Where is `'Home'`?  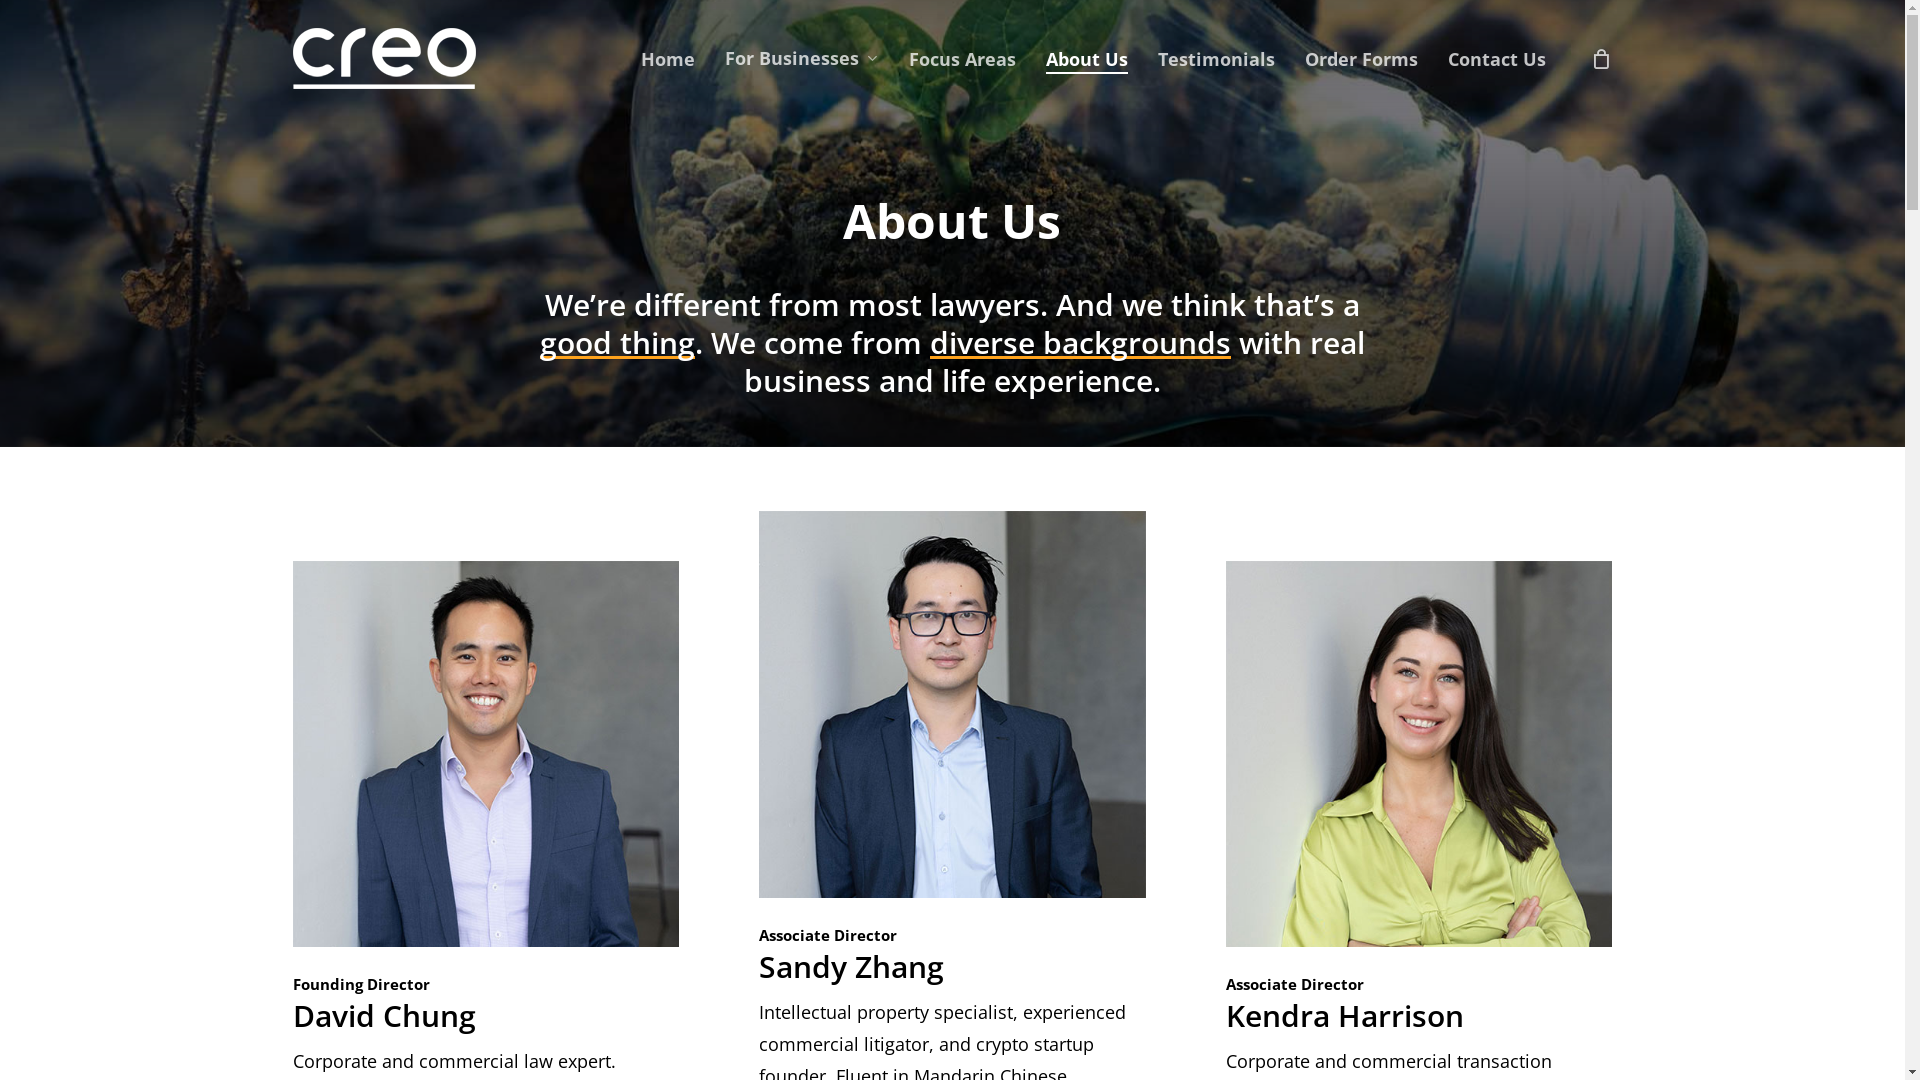 'Home' is located at coordinates (667, 57).